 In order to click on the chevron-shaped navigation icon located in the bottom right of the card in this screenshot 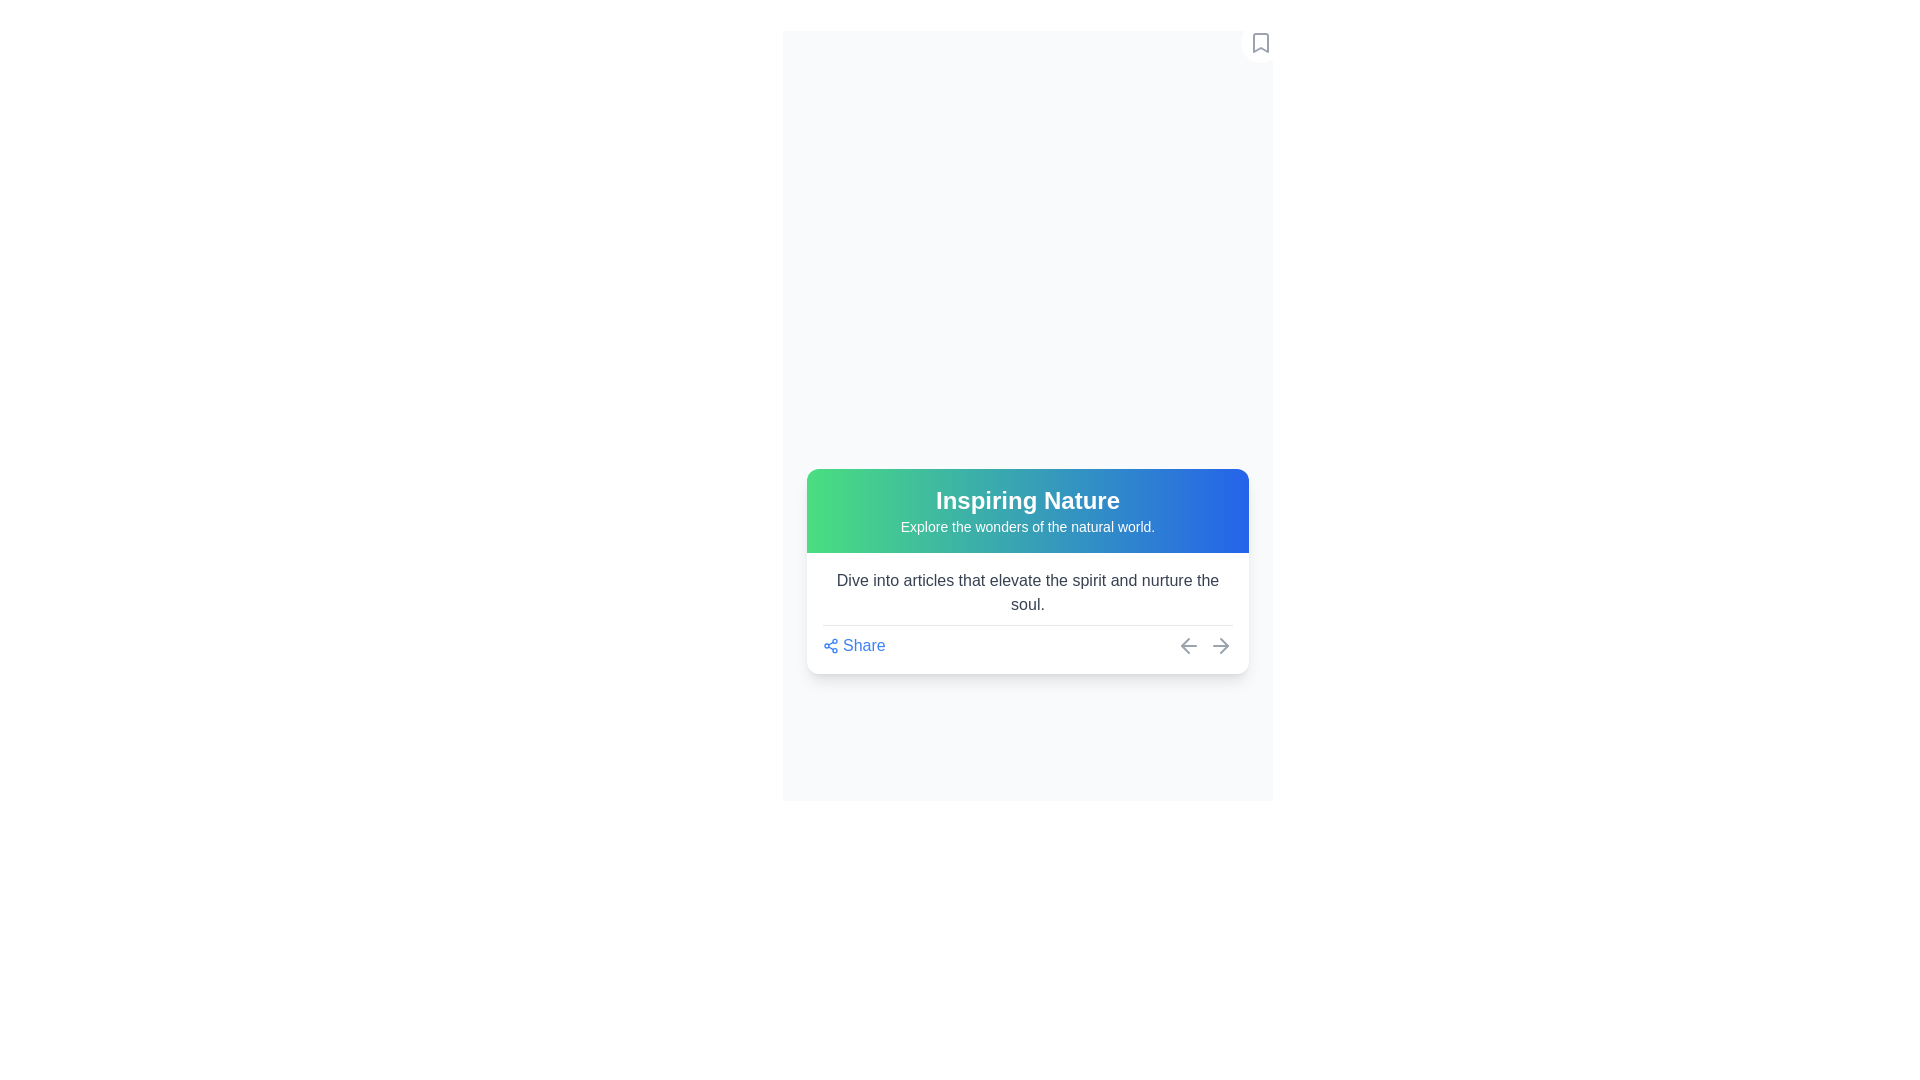, I will do `click(1223, 645)`.